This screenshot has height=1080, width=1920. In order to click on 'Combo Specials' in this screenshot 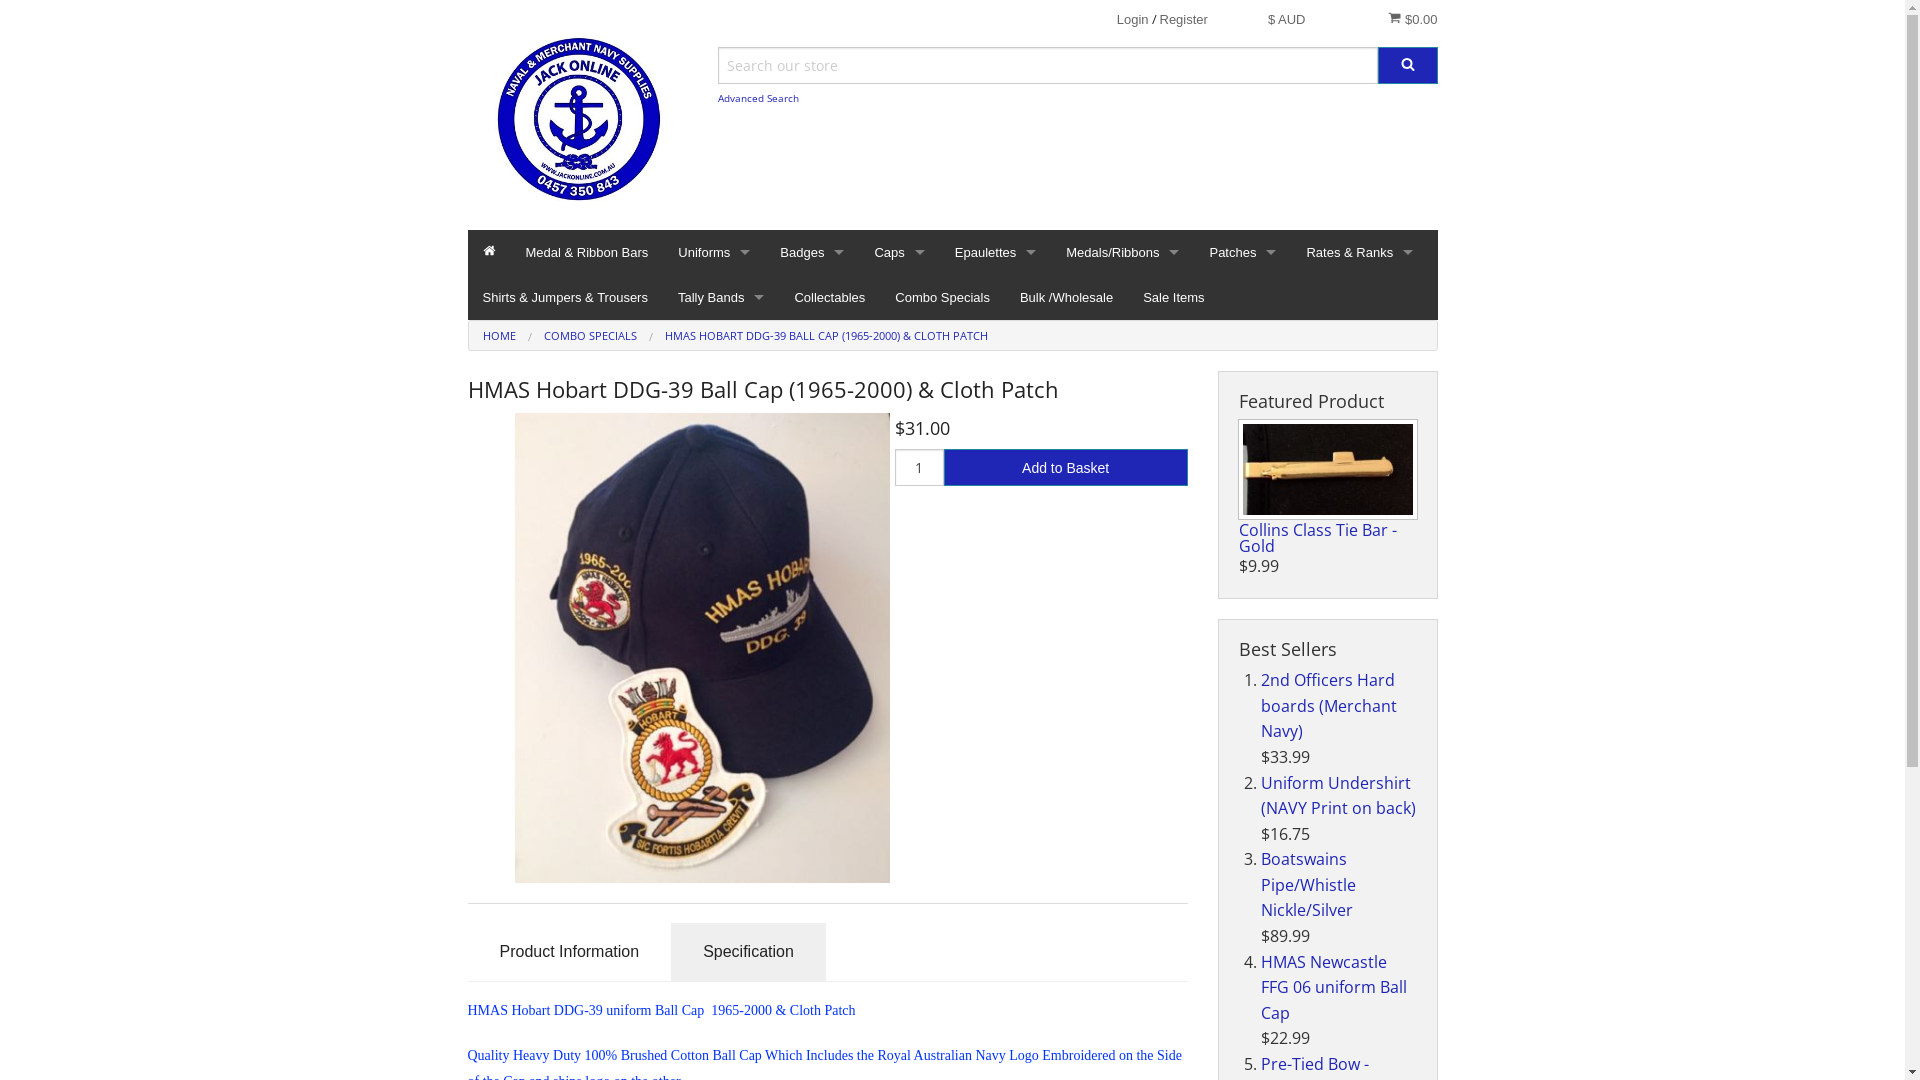, I will do `click(879, 297)`.